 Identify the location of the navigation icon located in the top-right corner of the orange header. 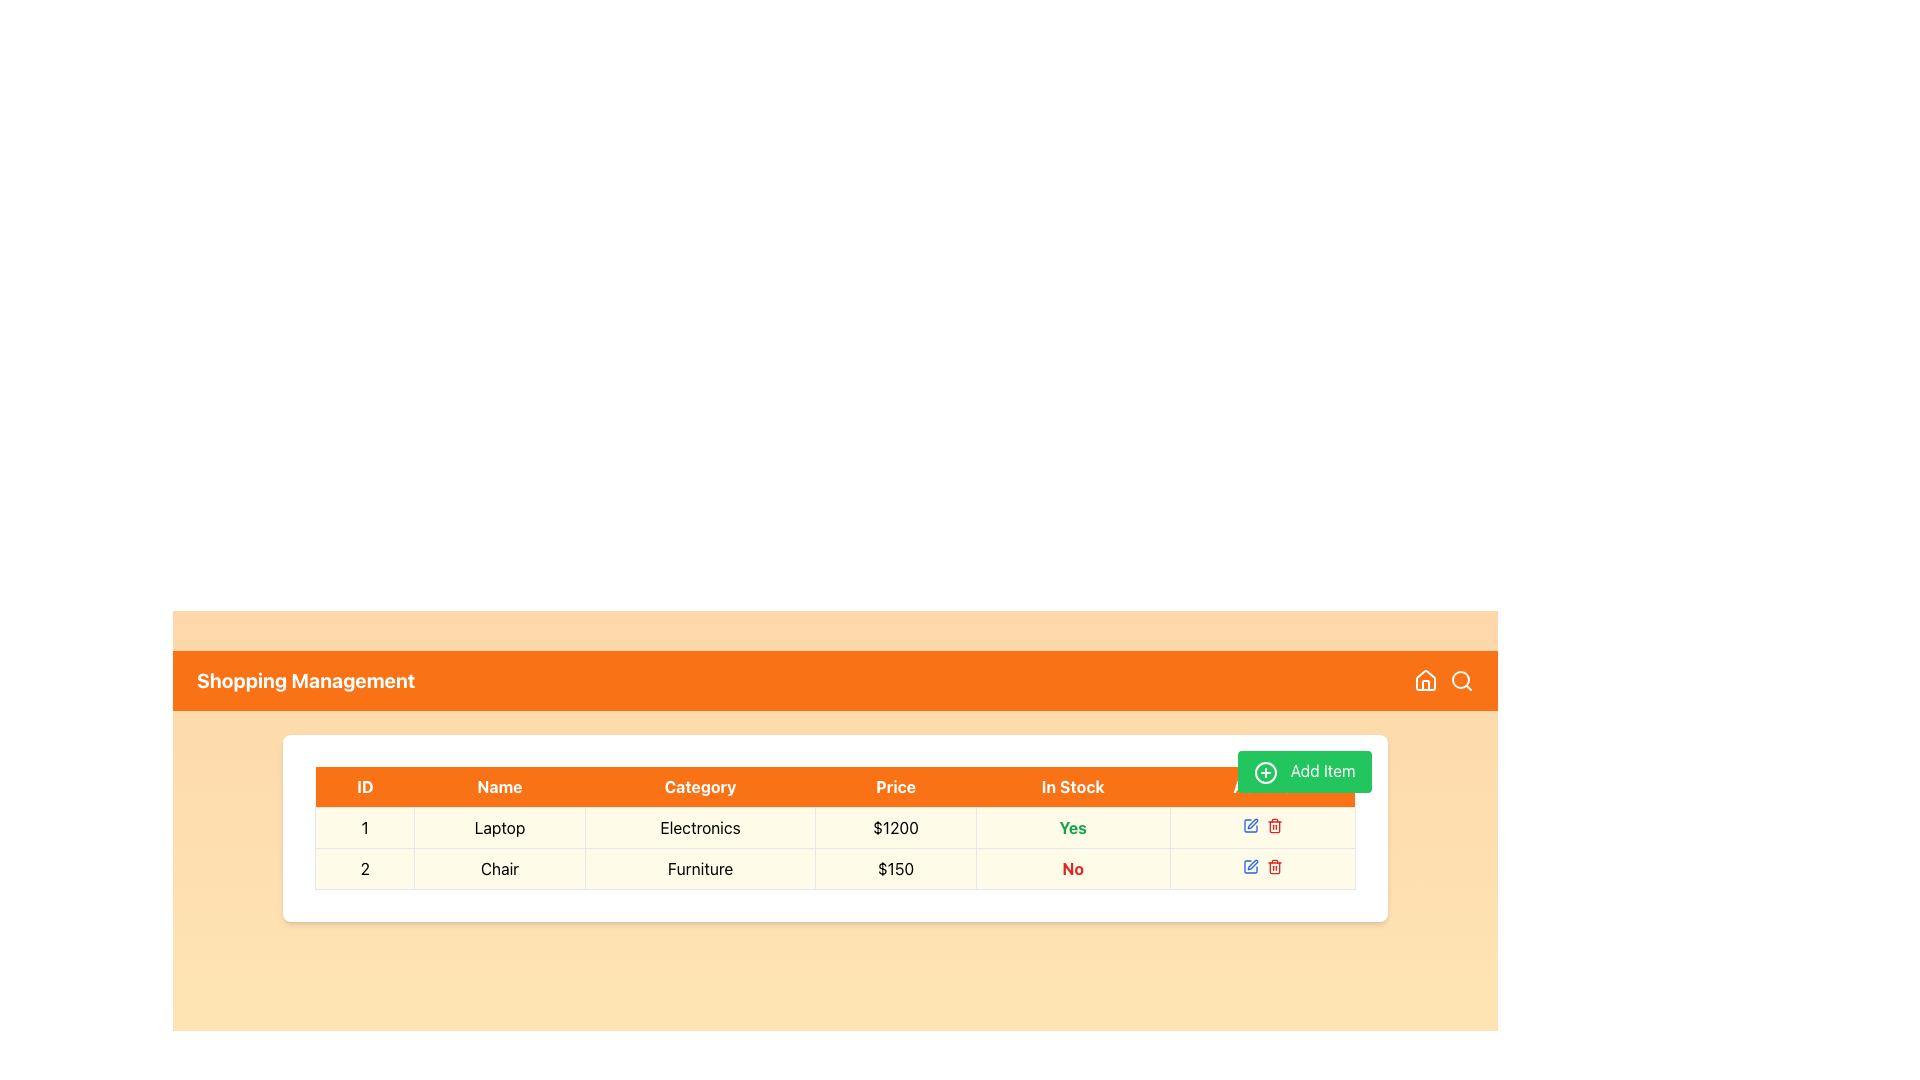
(1424, 678).